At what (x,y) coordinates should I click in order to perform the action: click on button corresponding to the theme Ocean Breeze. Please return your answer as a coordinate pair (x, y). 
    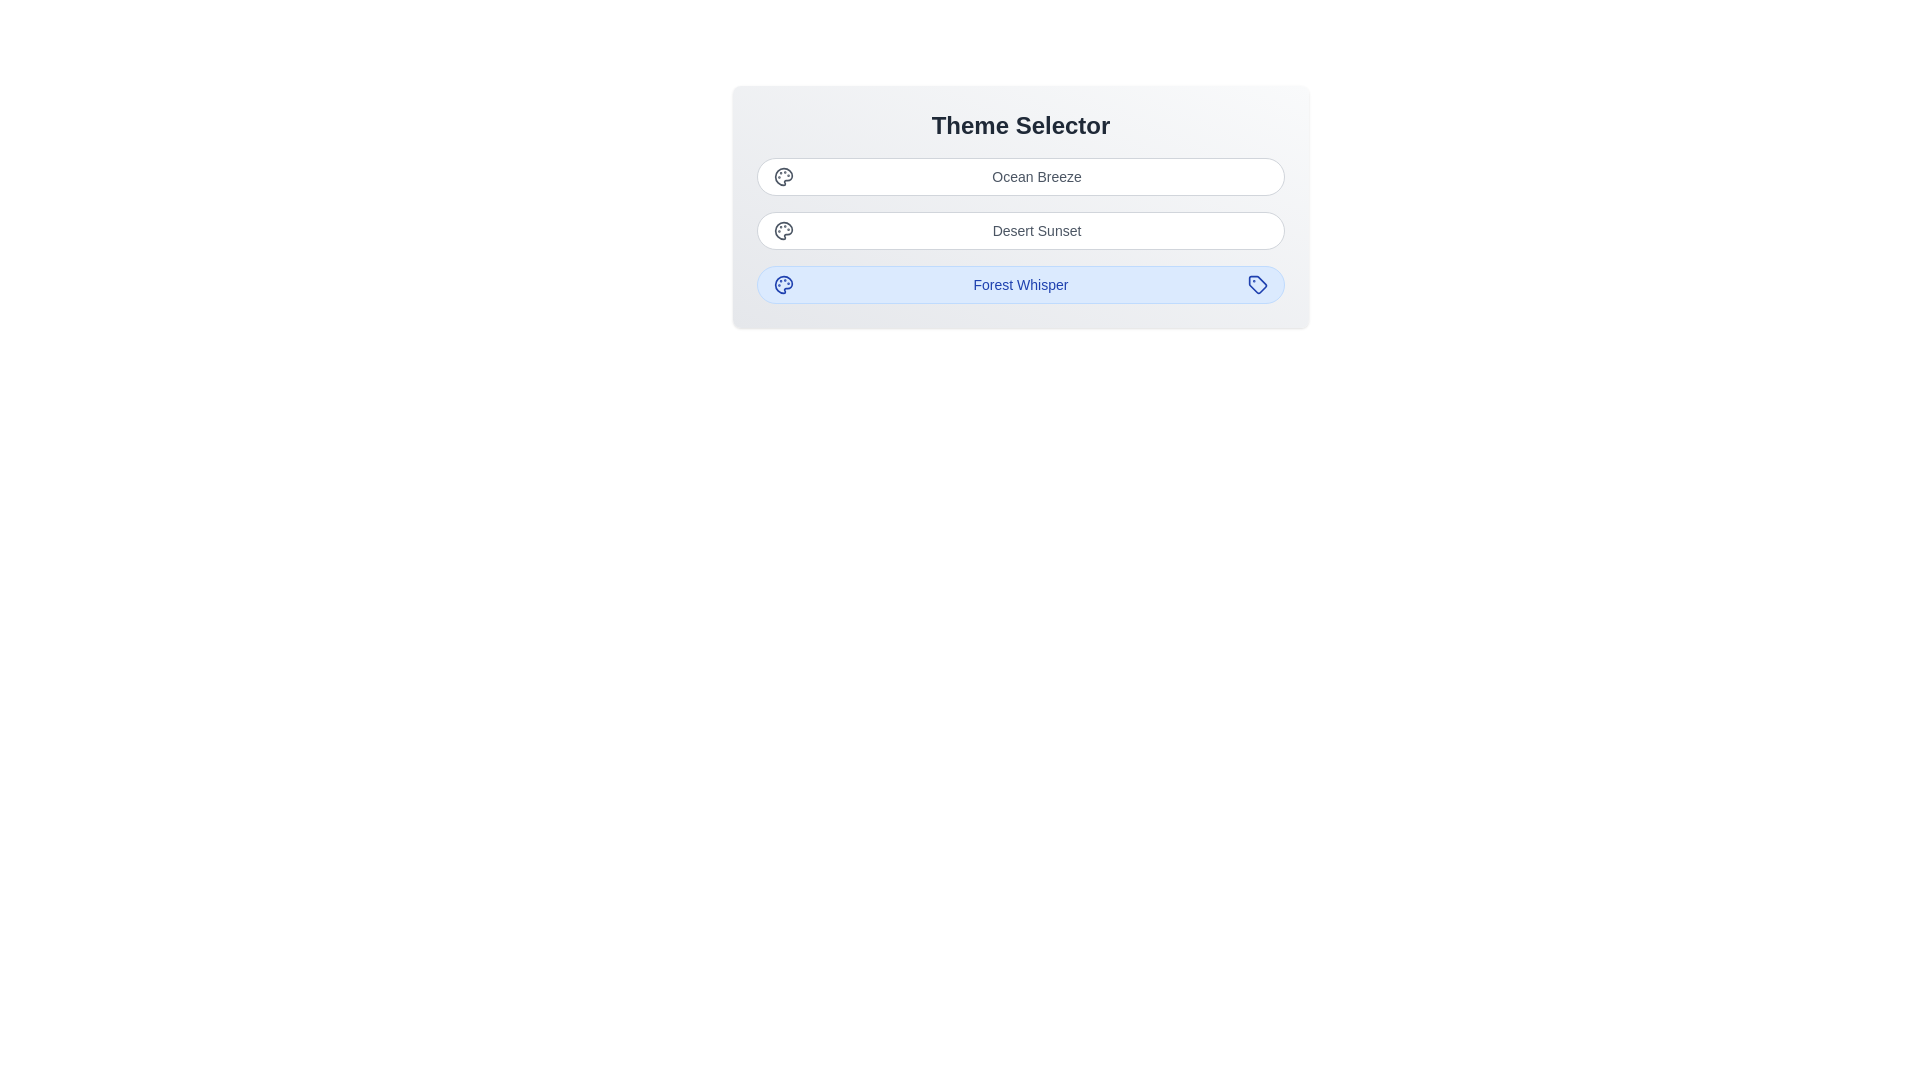
    Looking at the image, I should click on (1021, 176).